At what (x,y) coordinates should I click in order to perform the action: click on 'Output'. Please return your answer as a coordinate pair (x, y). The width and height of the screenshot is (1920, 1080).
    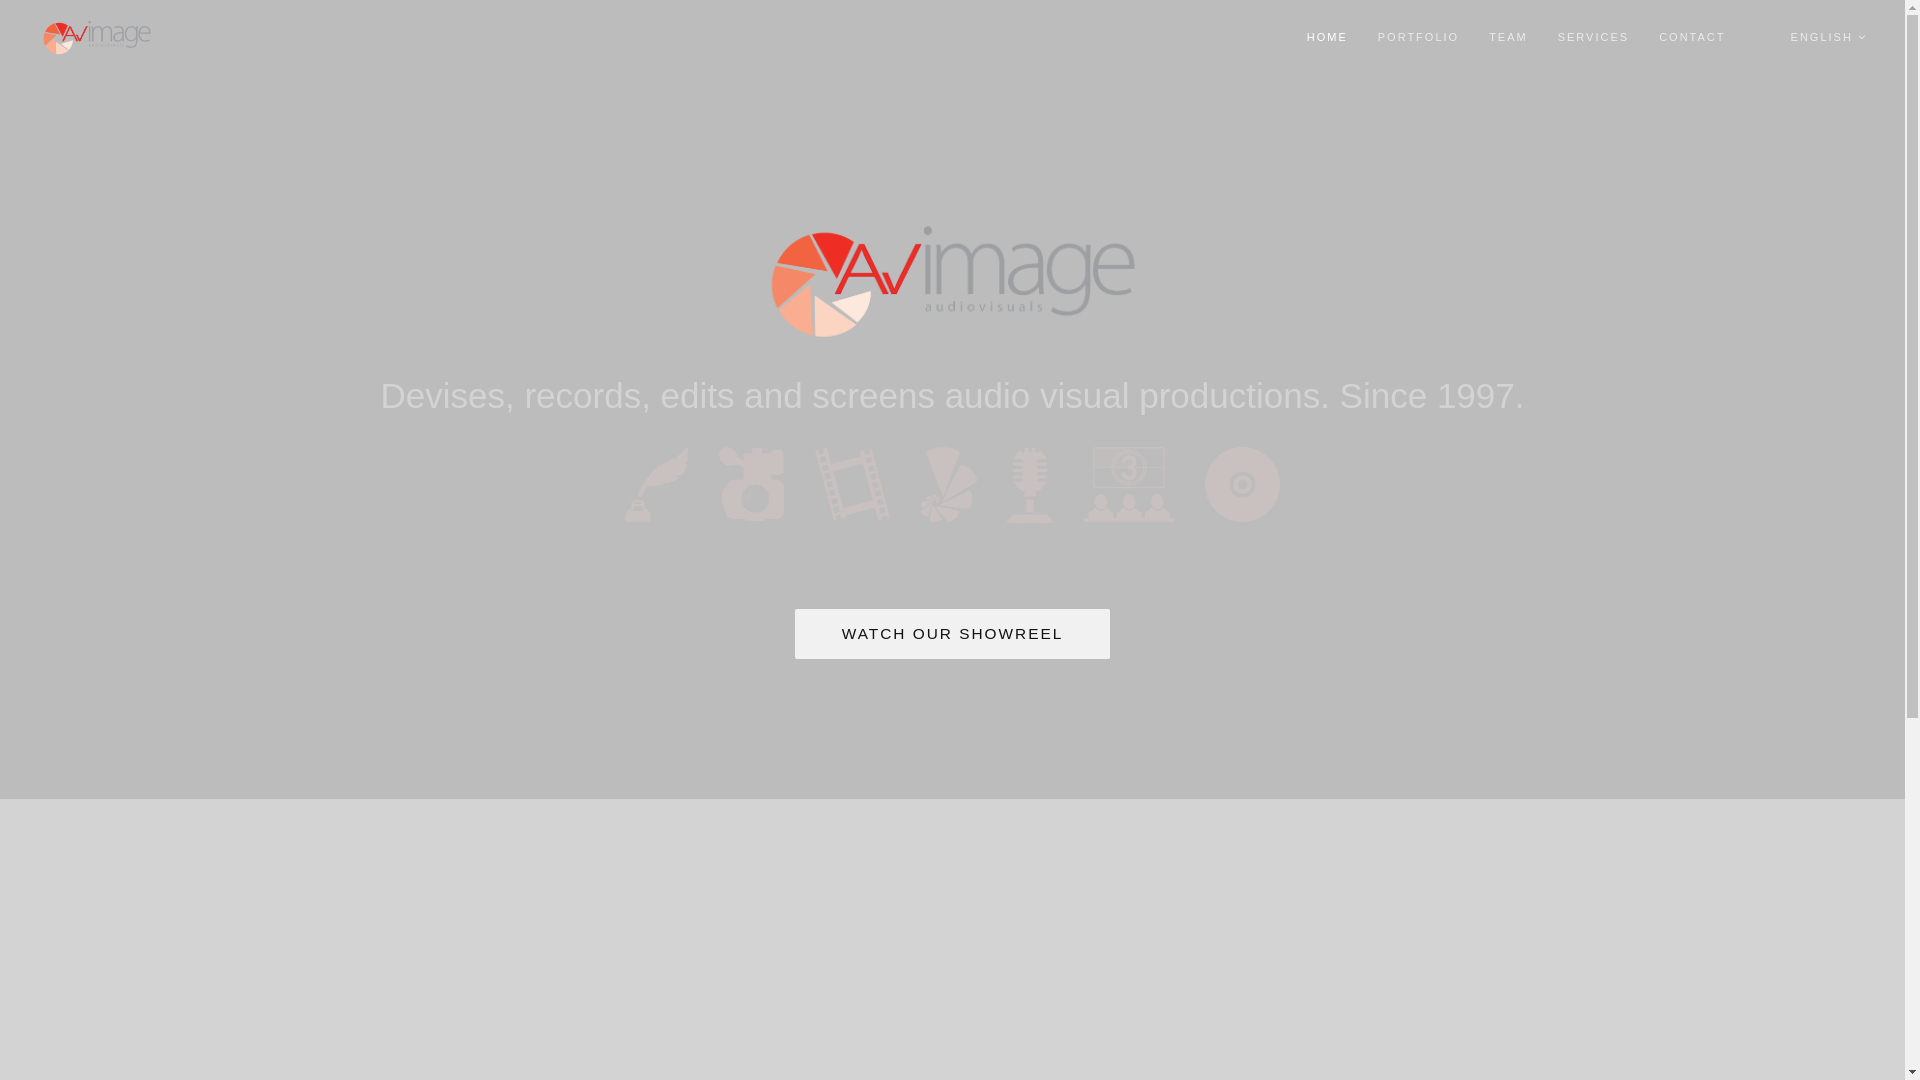
    Looking at the image, I should click on (1241, 484).